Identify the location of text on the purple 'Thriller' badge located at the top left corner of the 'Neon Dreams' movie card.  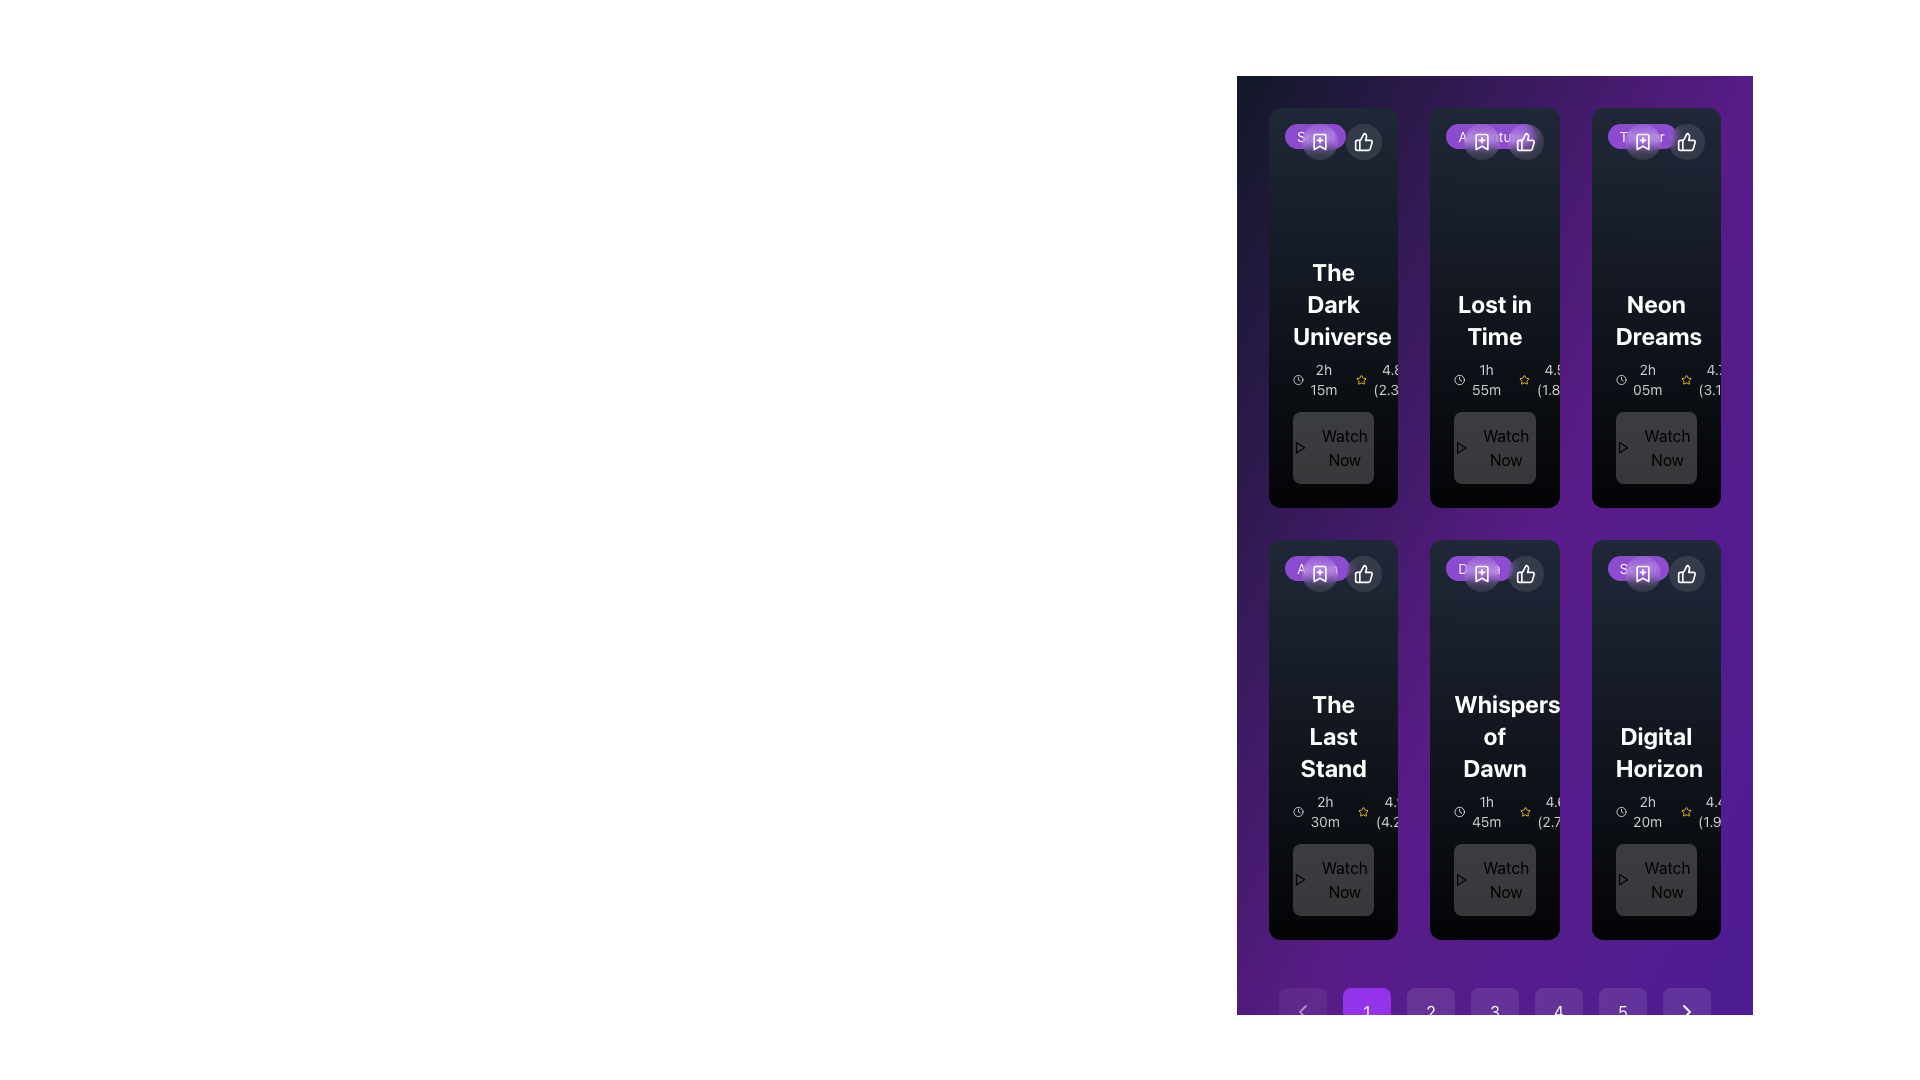
(1642, 135).